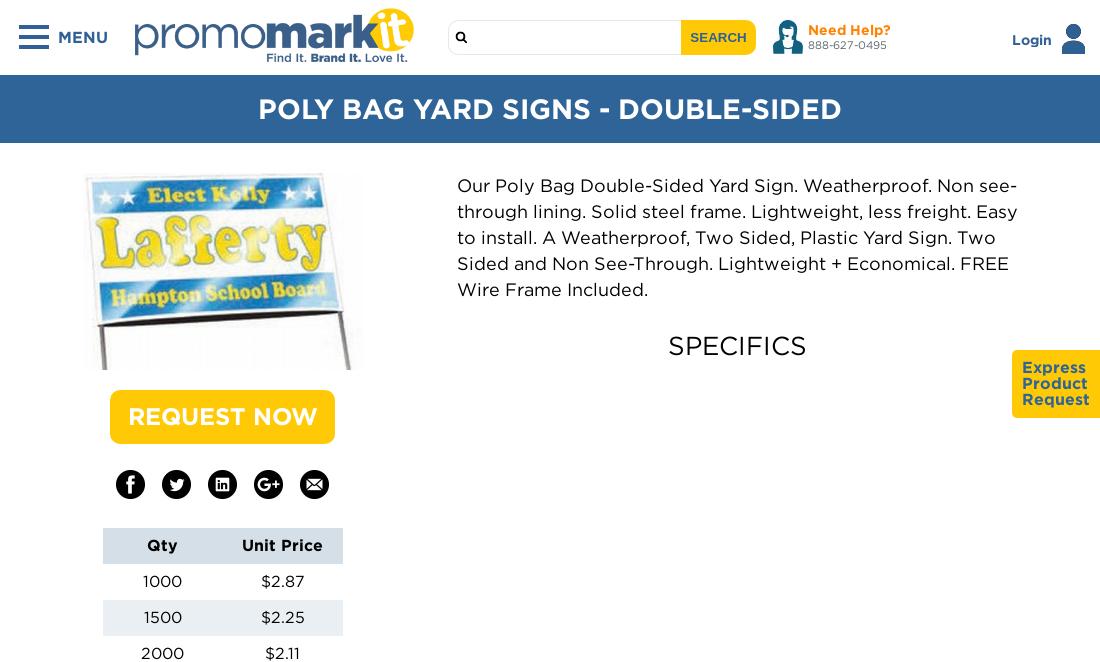  Describe the element at coordinates (848, 29) in the screenshot. I see `'Need Help?'` at that location.